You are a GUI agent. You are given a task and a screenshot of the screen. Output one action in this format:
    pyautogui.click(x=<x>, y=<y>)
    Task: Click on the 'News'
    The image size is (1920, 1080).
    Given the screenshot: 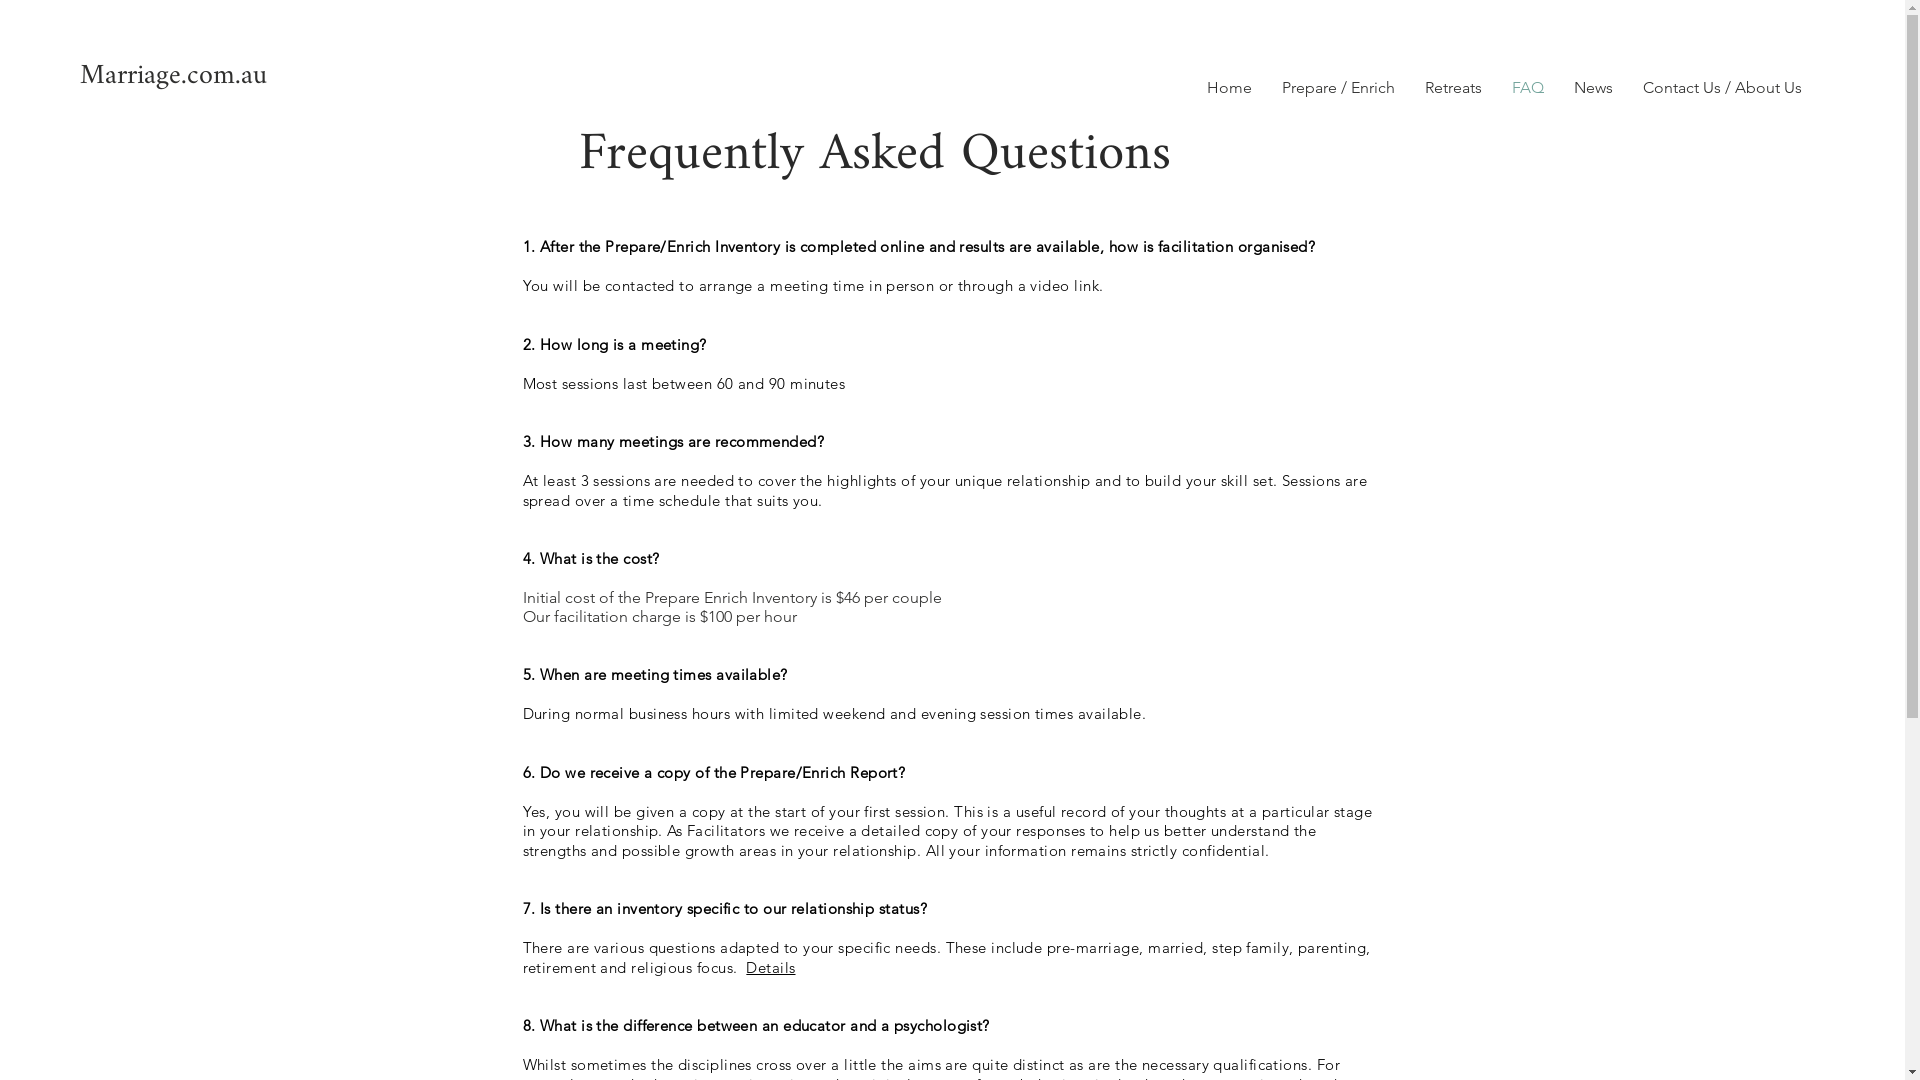 What is the action you would take?
    pyautogui.click(x=1592, y=87)
    